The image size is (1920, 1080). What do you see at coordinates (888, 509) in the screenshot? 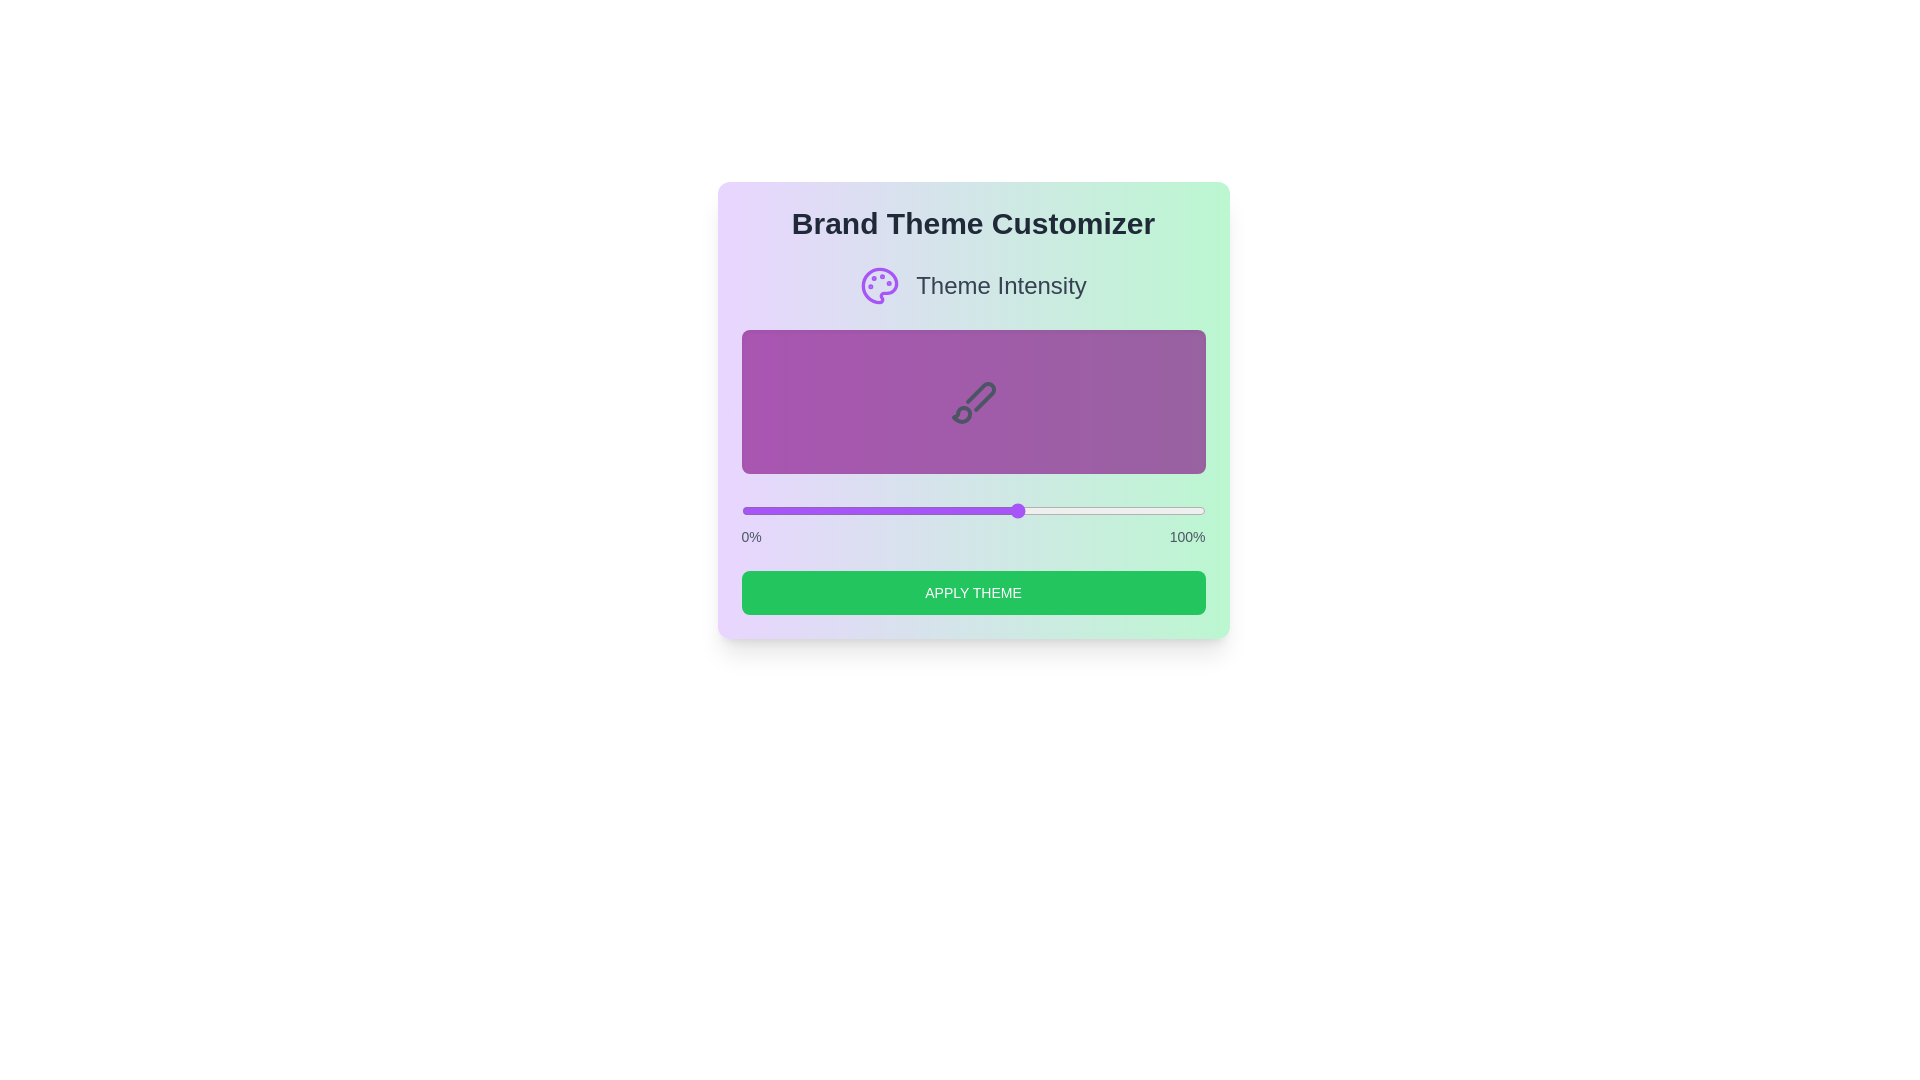
I see `the theme intensity slider to 32% to view the corresponding theme preview` at bounding box center [888, 509].